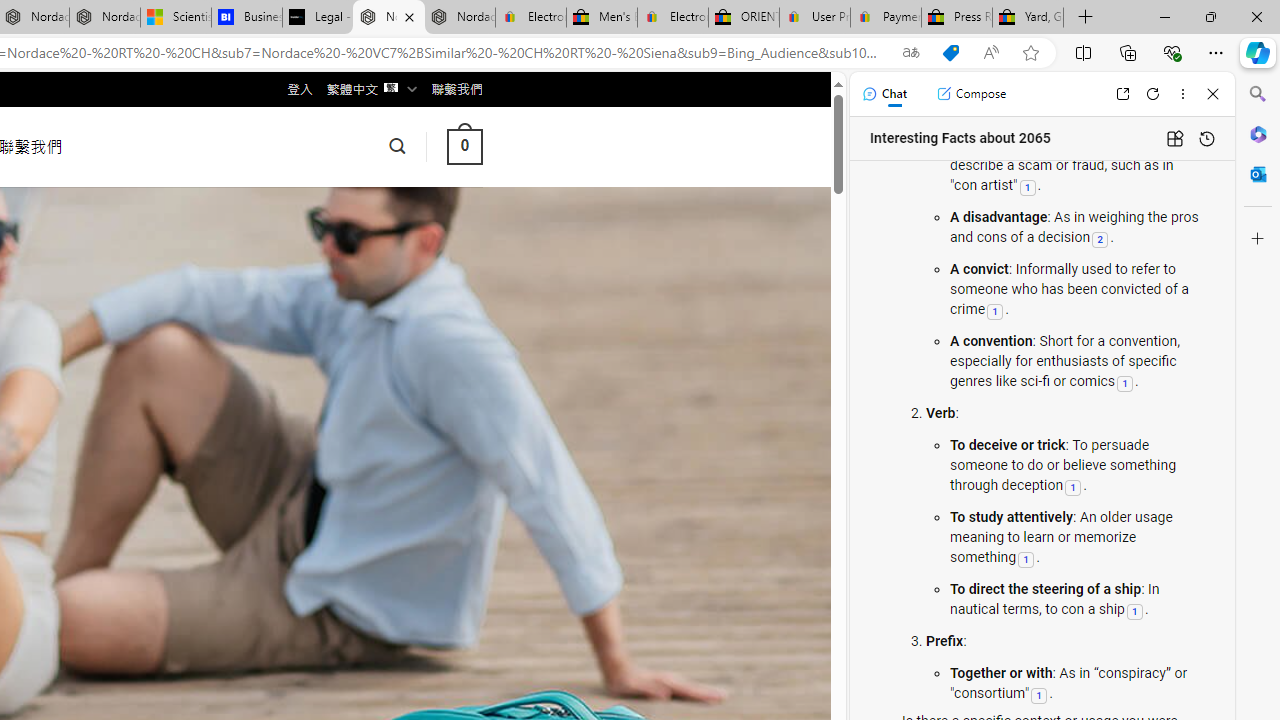  What do you see at coordinates (1257, 94) in the screenshot?
I see `'Minimize Search pane'` at bounding box center [1257, 94].